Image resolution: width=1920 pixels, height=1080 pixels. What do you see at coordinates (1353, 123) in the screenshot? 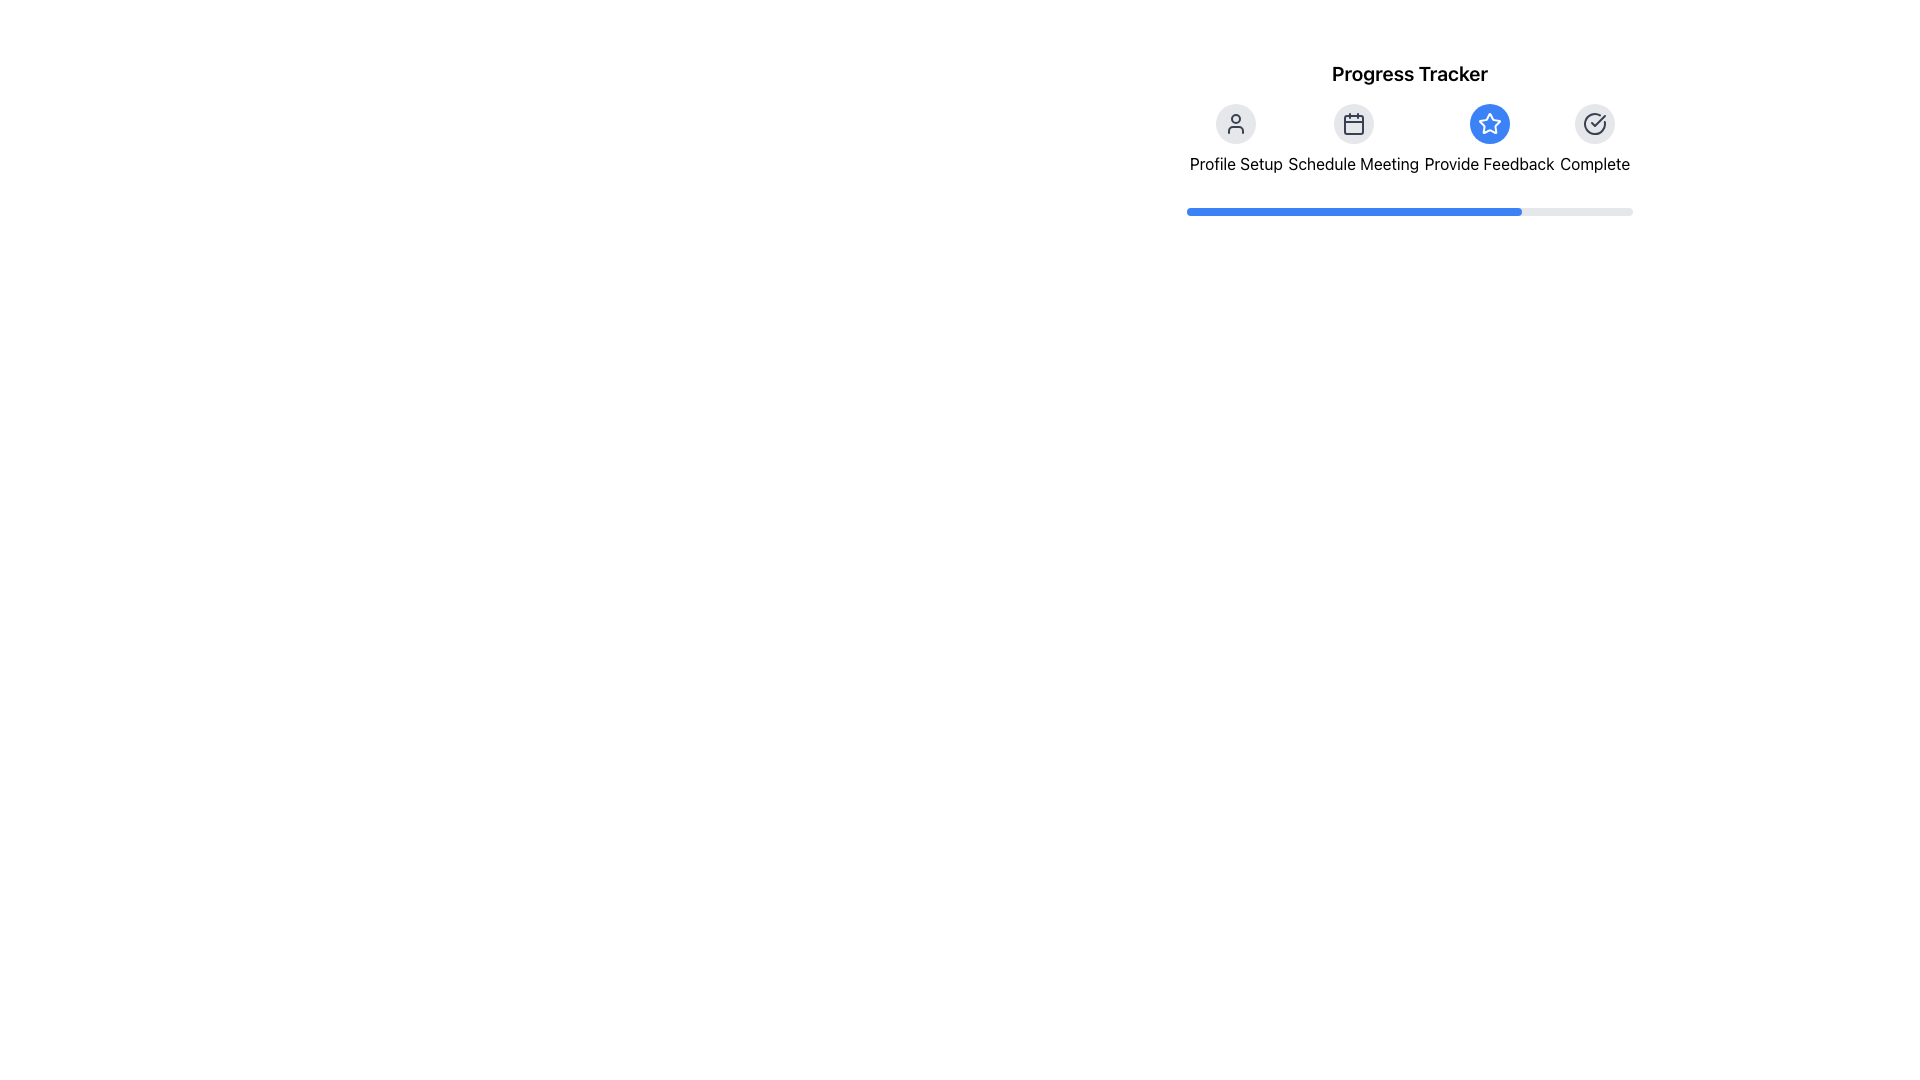
I see `the calendar icon, which is the second icon in a row of four within the progress tracker interface` at bounding box center [1353, 123].